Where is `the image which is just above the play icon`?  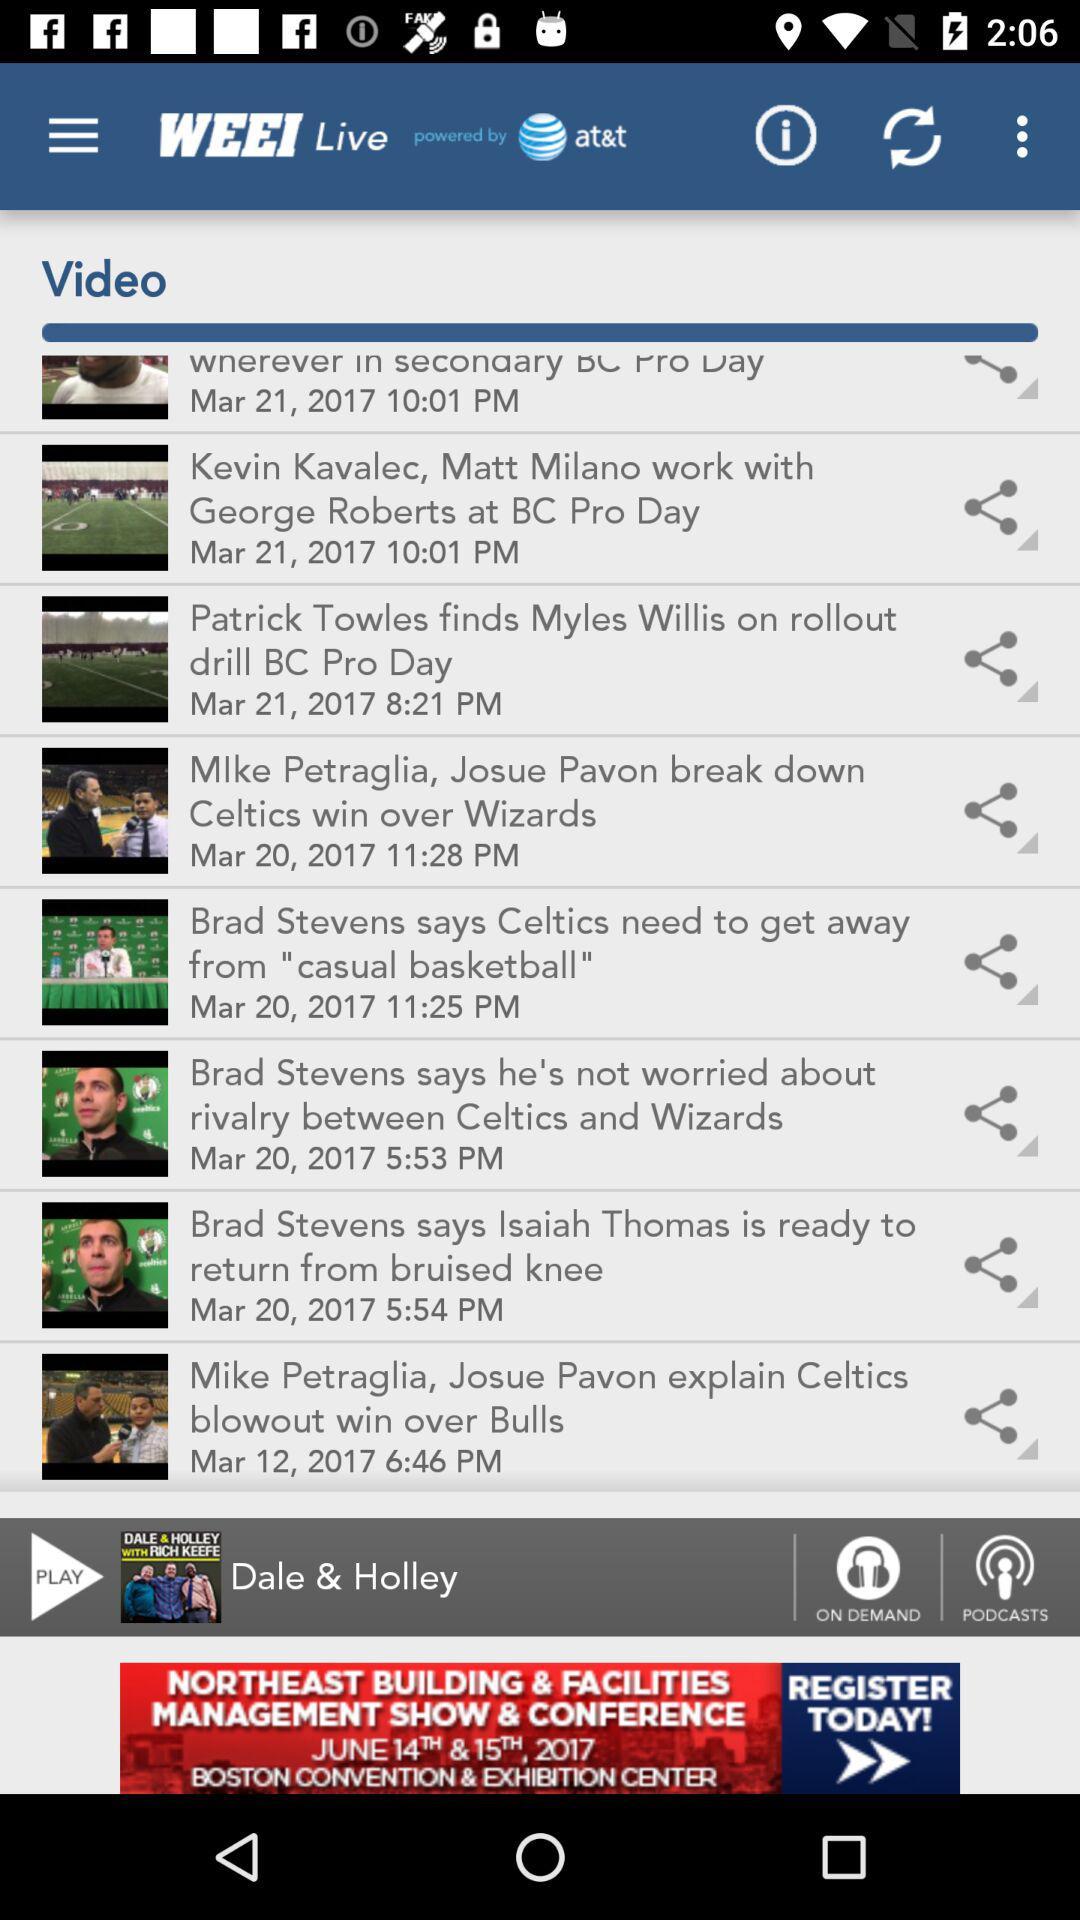
the image which is just above the play icon is located at coordinates (104, 1415).